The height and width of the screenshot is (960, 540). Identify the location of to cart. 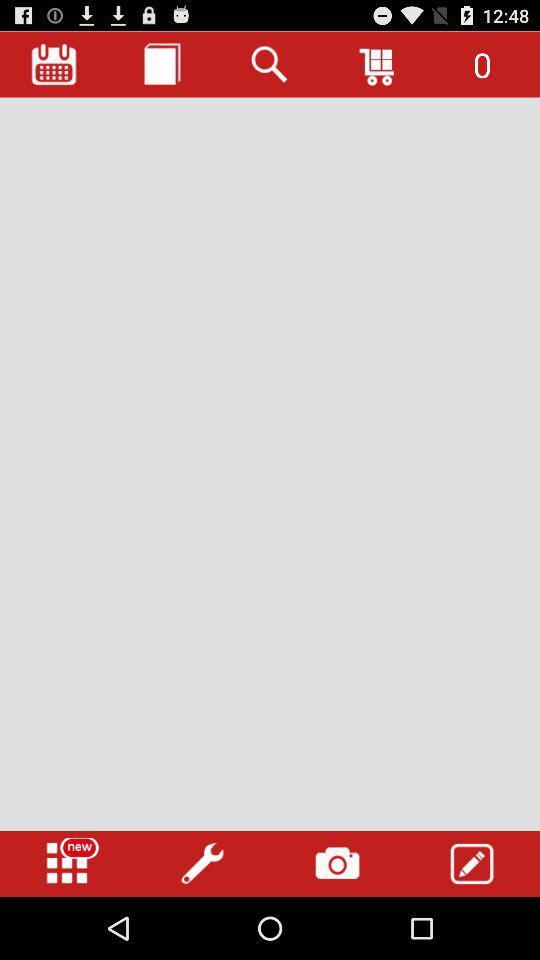
(378, 64).